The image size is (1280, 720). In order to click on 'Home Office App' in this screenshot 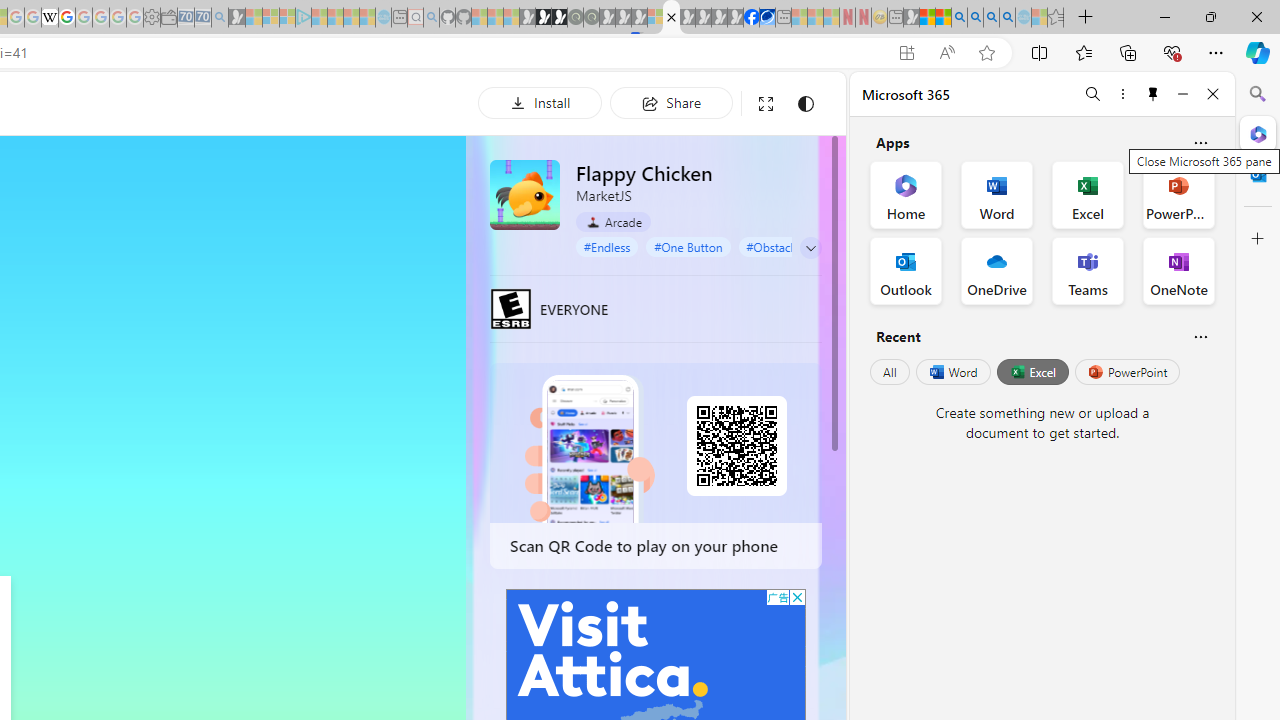, I will do `click(905, 195)`.